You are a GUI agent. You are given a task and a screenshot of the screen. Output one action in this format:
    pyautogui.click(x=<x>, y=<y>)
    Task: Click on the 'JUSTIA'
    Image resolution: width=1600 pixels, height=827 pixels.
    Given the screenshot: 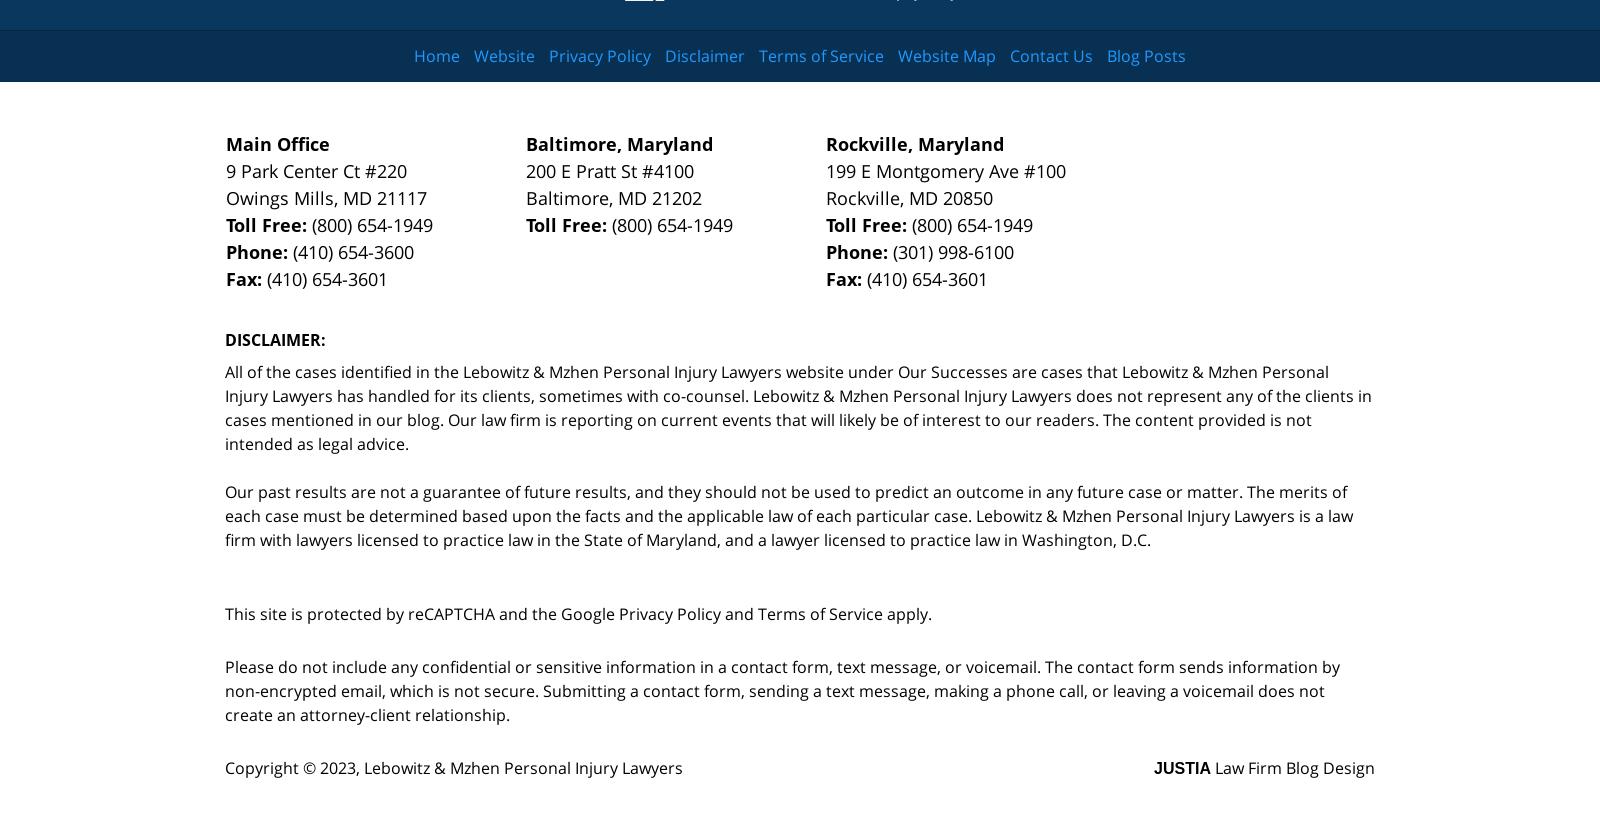 What is the action you would take?
    pyautogui.click(x=1153, y=767)
    